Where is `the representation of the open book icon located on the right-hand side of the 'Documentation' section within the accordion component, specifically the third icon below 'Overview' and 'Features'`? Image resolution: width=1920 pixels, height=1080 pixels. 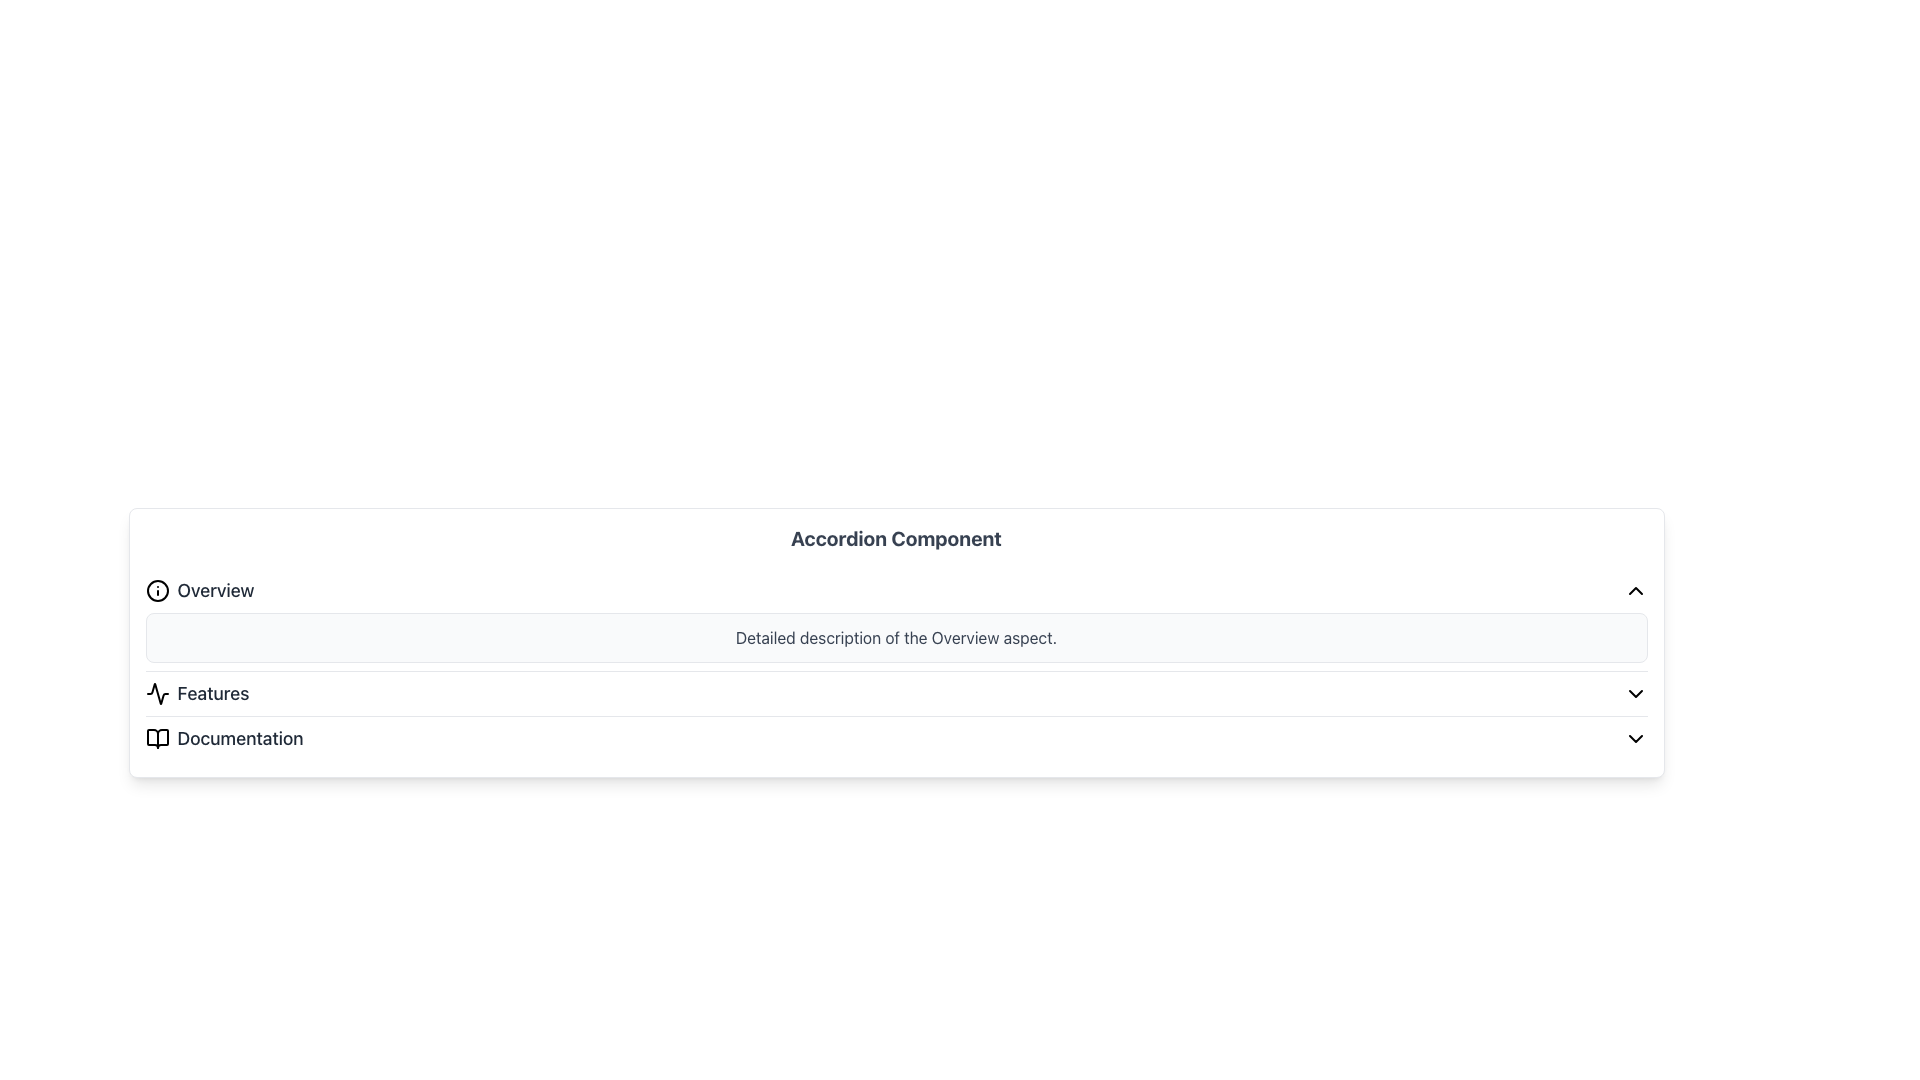
the representation of the open book icon located on the right-hand side of the 'Documentation' section within the accordion component, specifically the third icon below 'Overview' and 'Features' is located at coordinates (156, 739).